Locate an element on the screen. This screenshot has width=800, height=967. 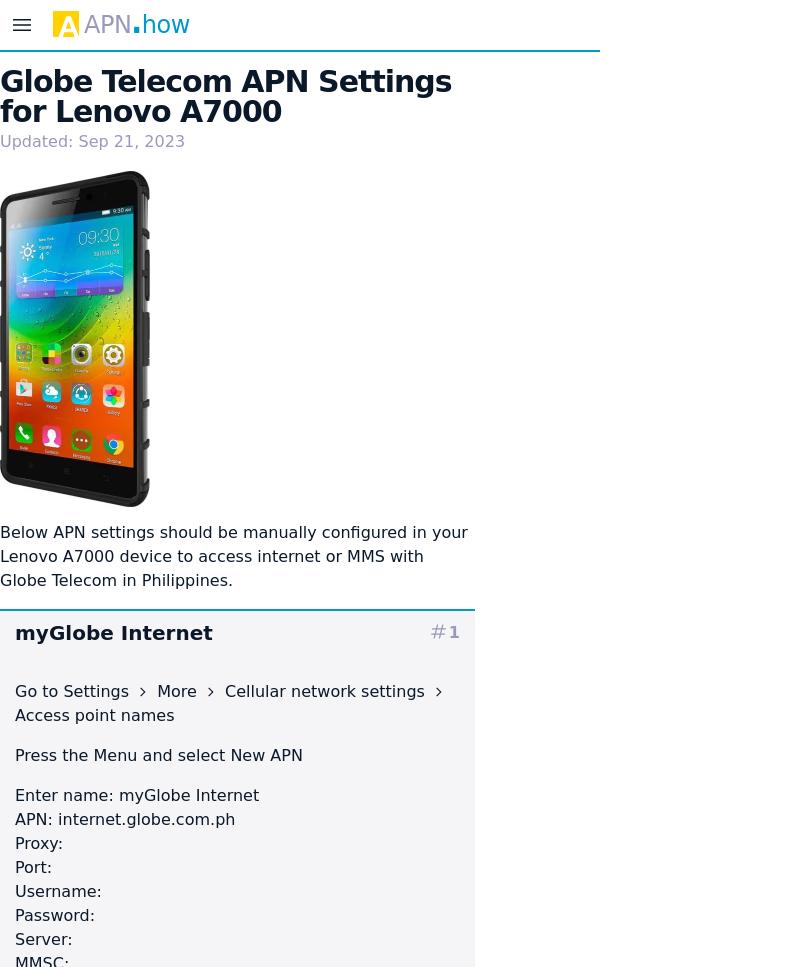
'tag' is located at coordinates (436, 631).